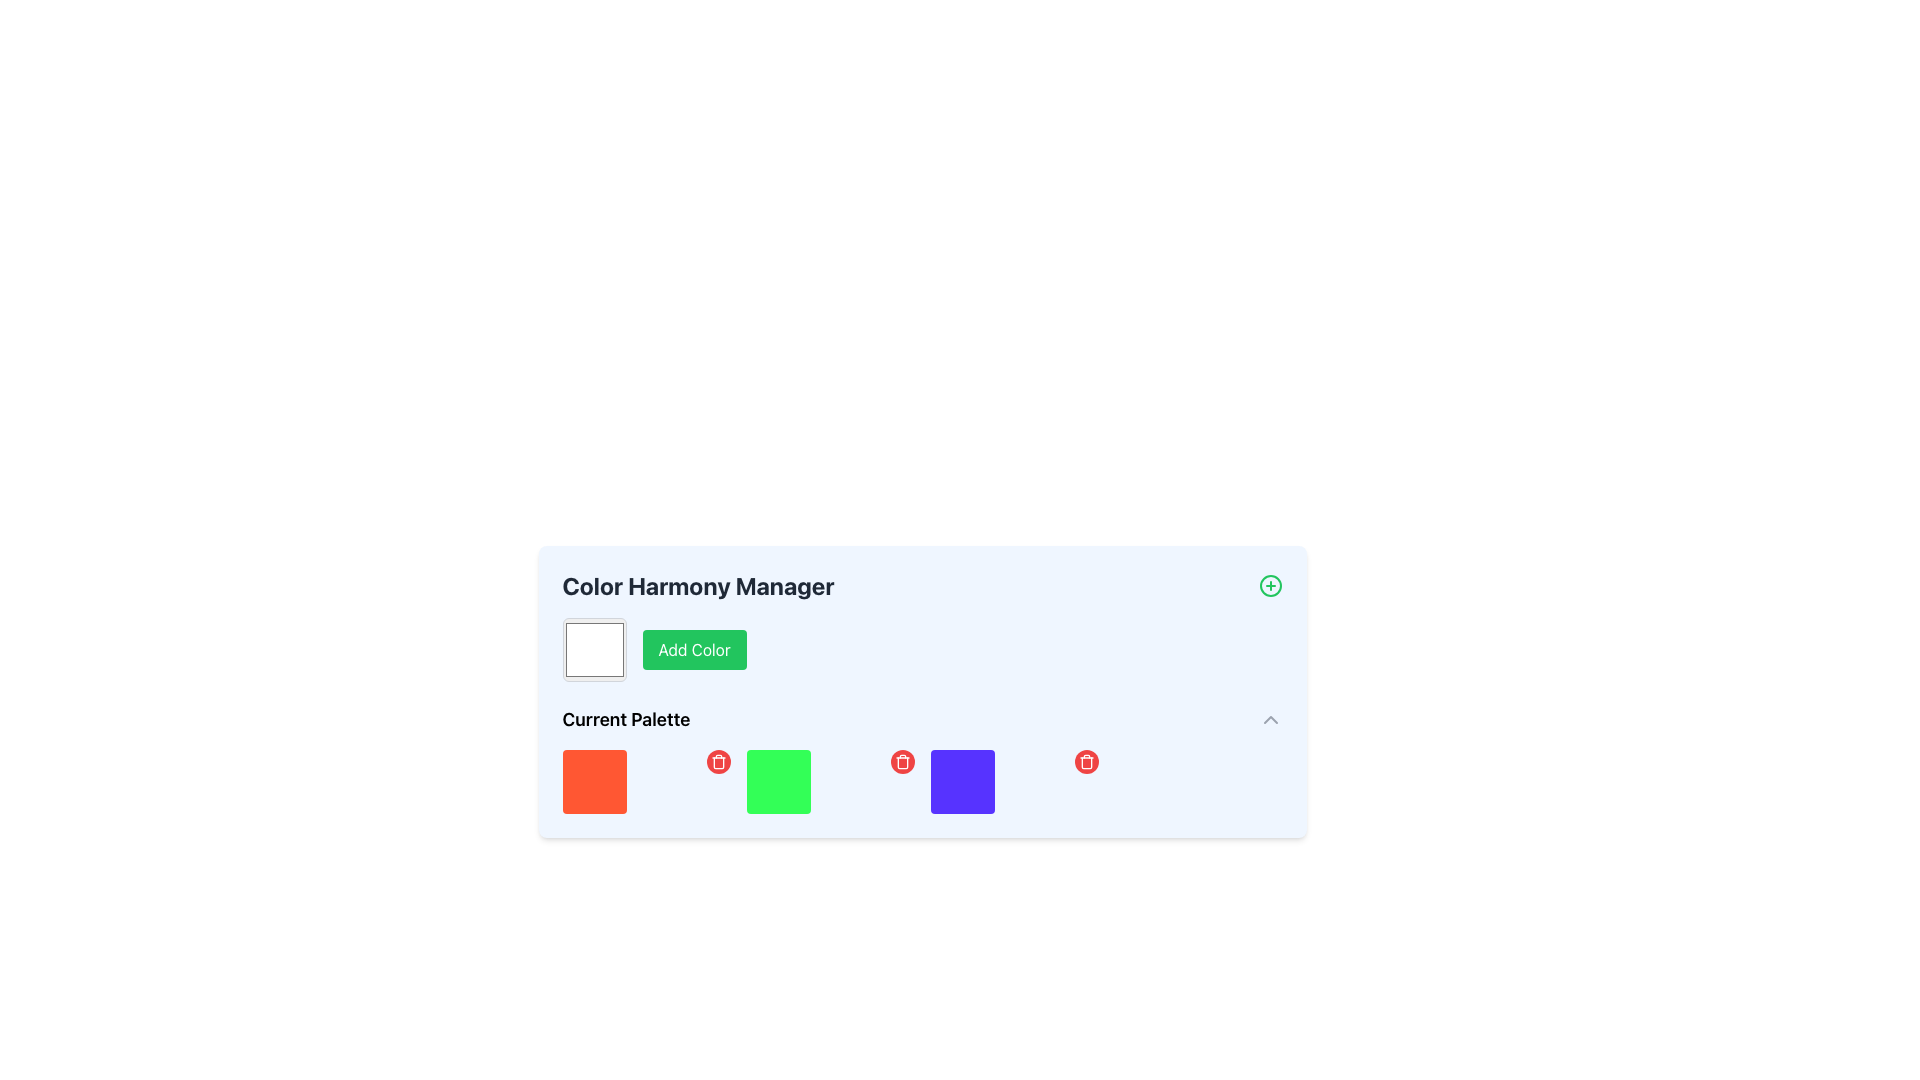 This screenshot has width=1920, height=1080. I want to click on the circular green icon with a plus symbol at its center, located at the top-right corner of the 'Color Harmony Manager' section, so click(1269, 585).